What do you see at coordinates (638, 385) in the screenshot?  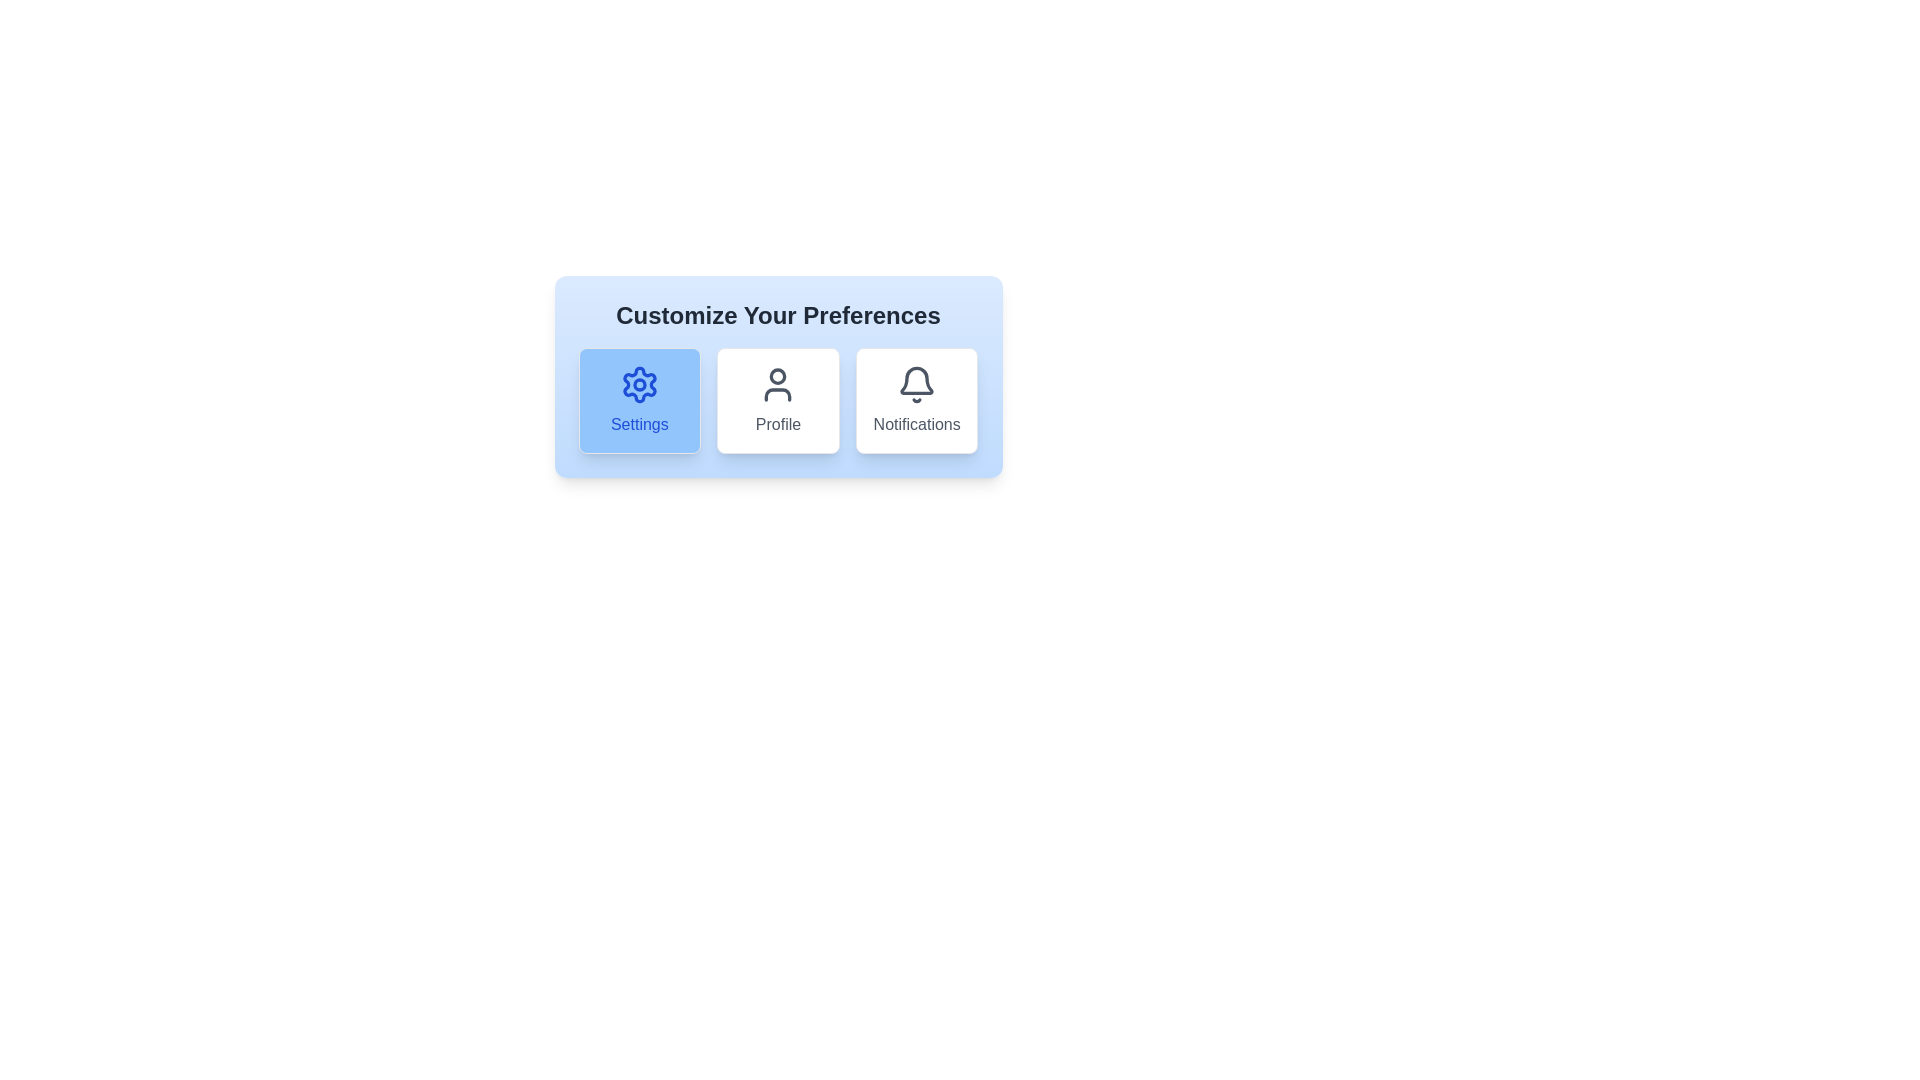 I see `the gear icon representing the 'Settings' option, which is centrally positioned in the leftmost card of a three-card layout` at bounding box center [638, 385].